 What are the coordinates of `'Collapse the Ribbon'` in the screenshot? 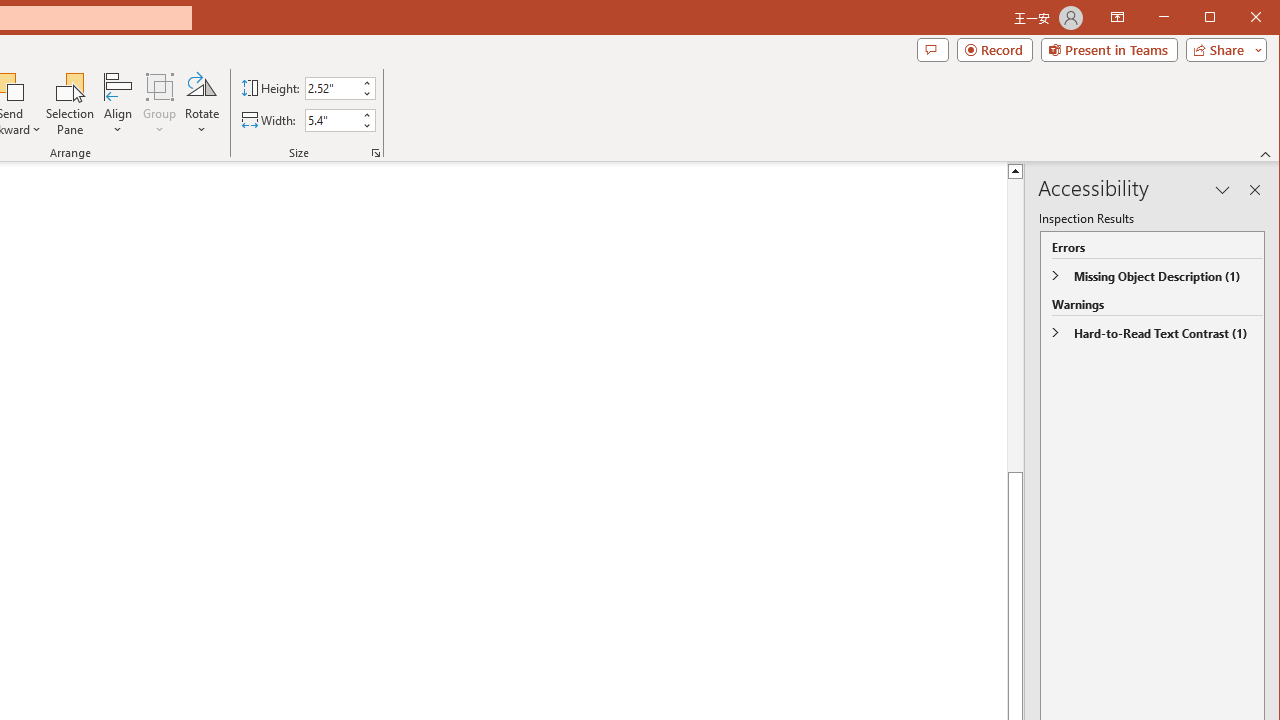 It's located at (1265, 153).